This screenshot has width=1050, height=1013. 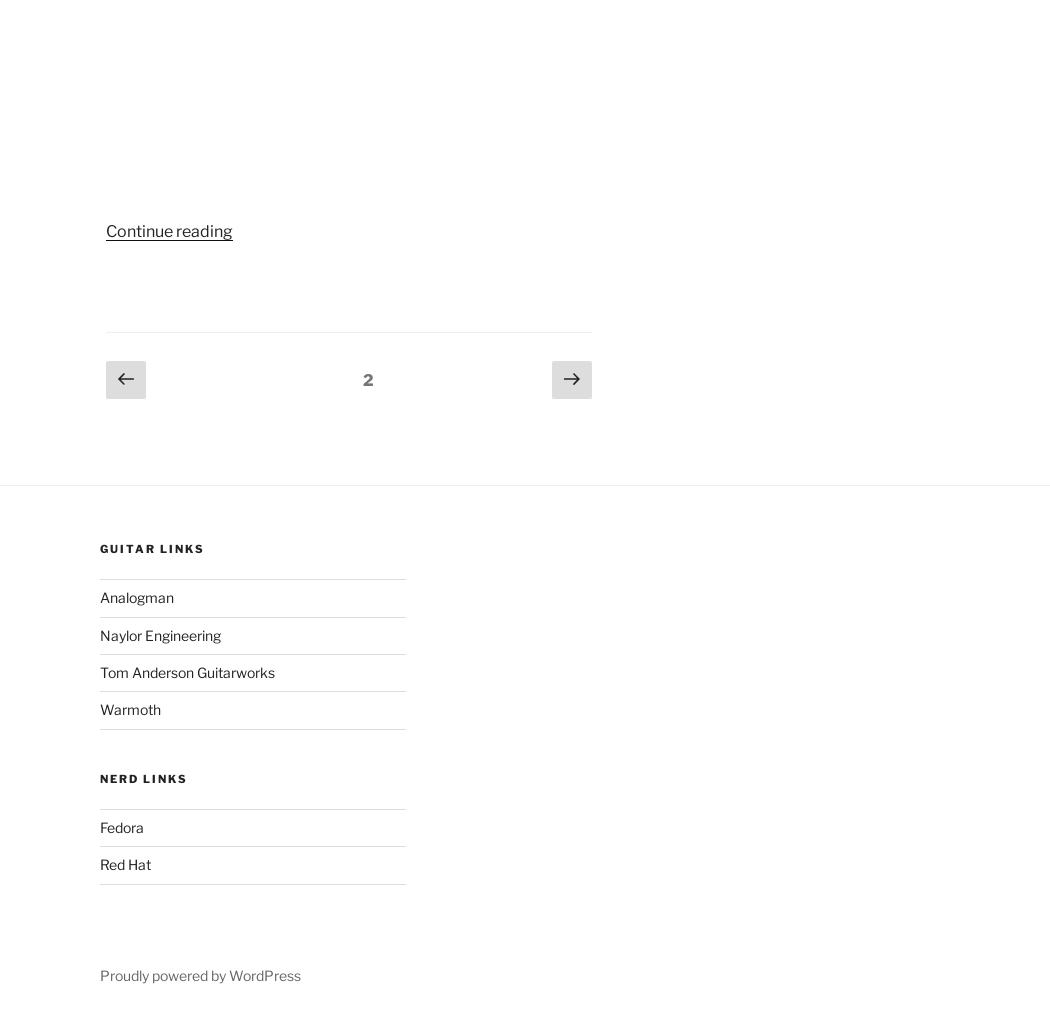 I want to click on 'Guitar Links', so click(x=151, y=548).